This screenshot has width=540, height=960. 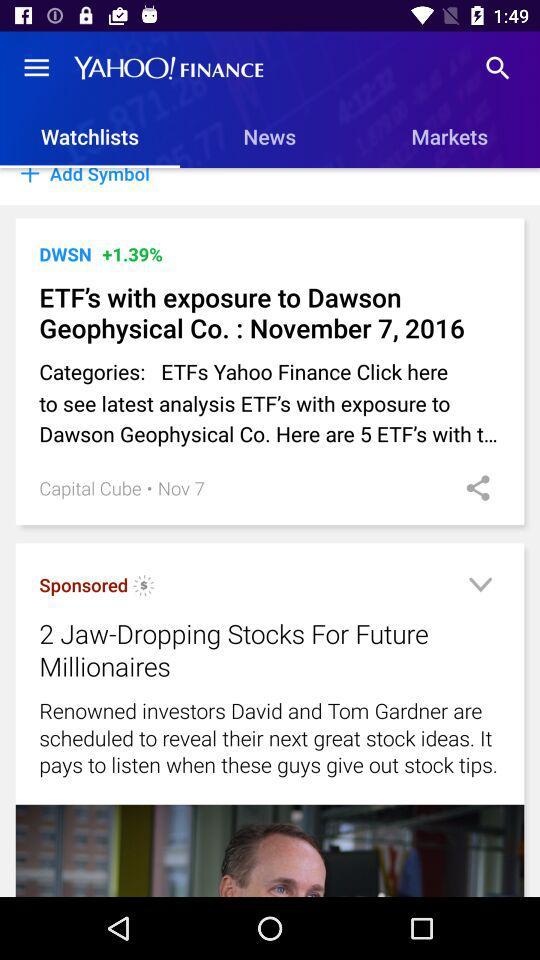 What do you see at coordinates (132, 253) in the screenshot?
I see `the +1.39% item` at bounding box center [132, 253].